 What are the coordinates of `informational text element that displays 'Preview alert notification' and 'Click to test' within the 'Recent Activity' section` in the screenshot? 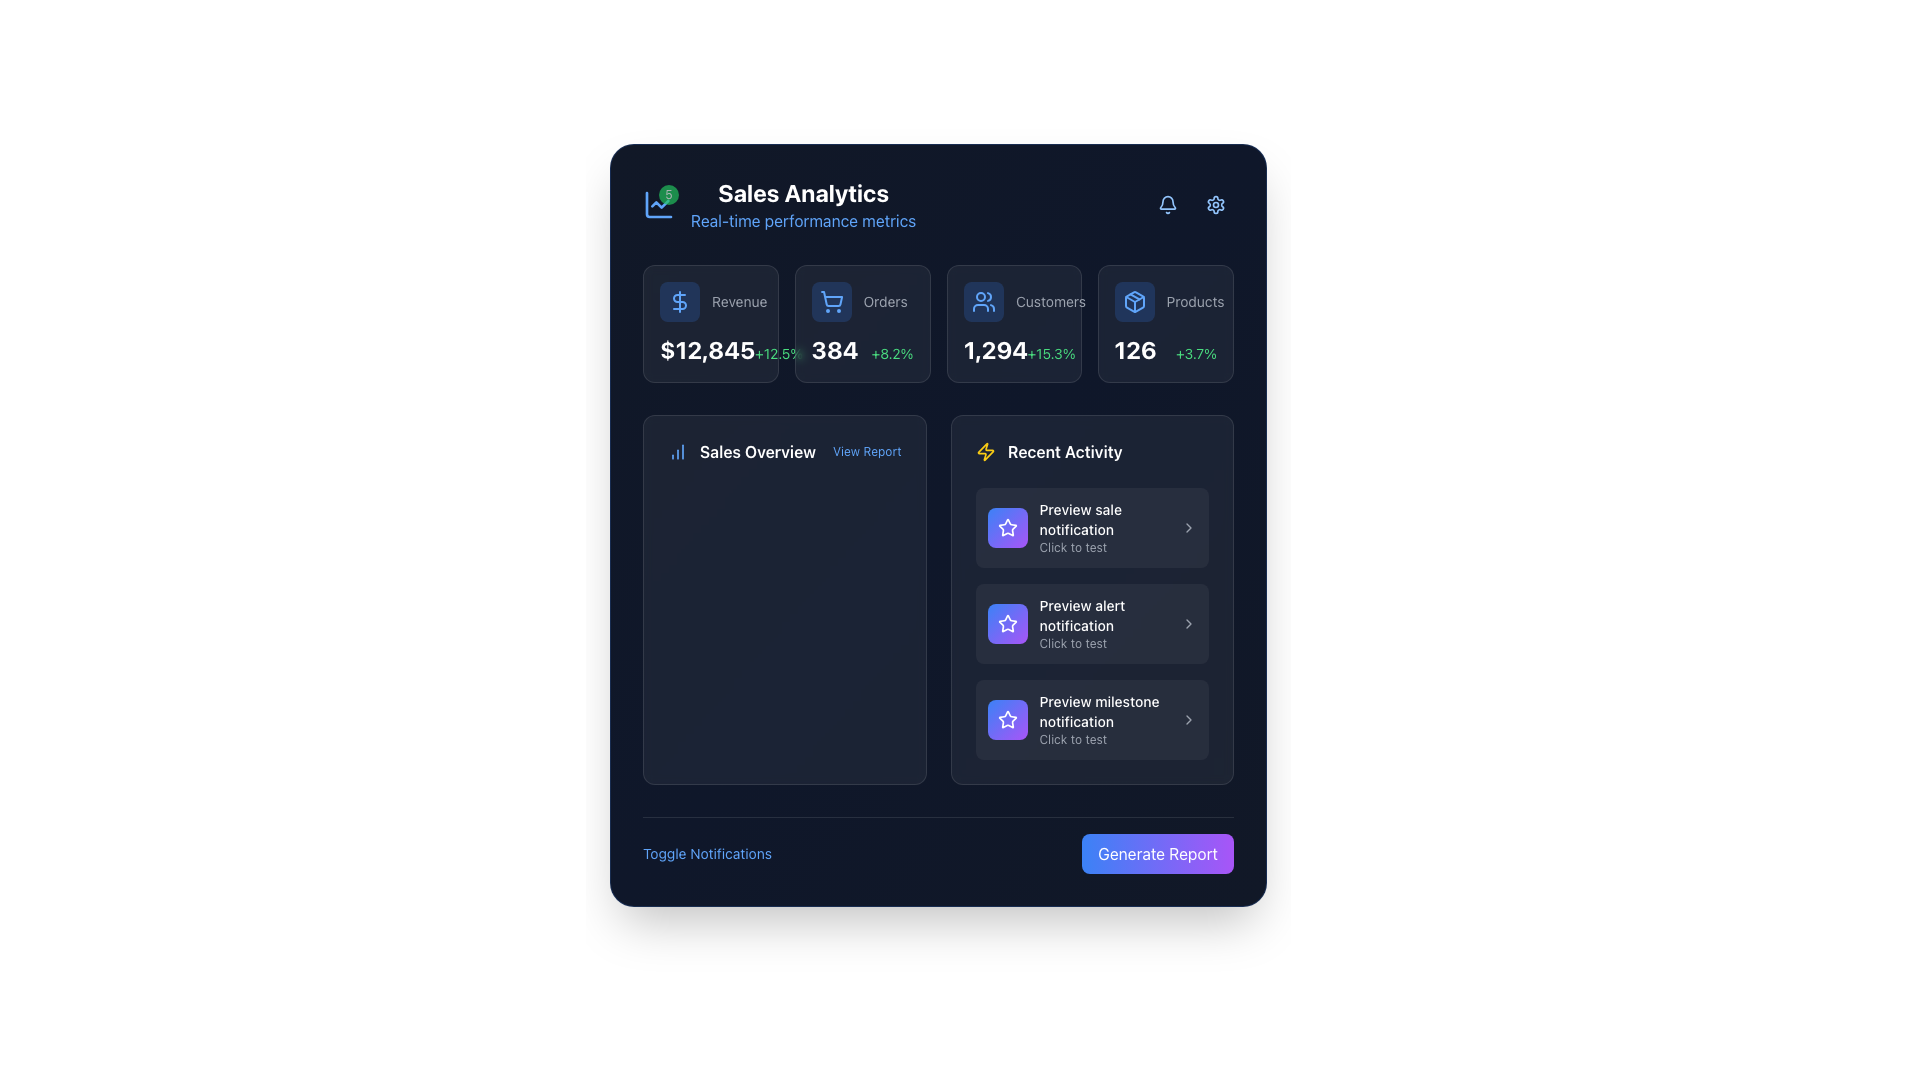 It's located at (1103, 623).